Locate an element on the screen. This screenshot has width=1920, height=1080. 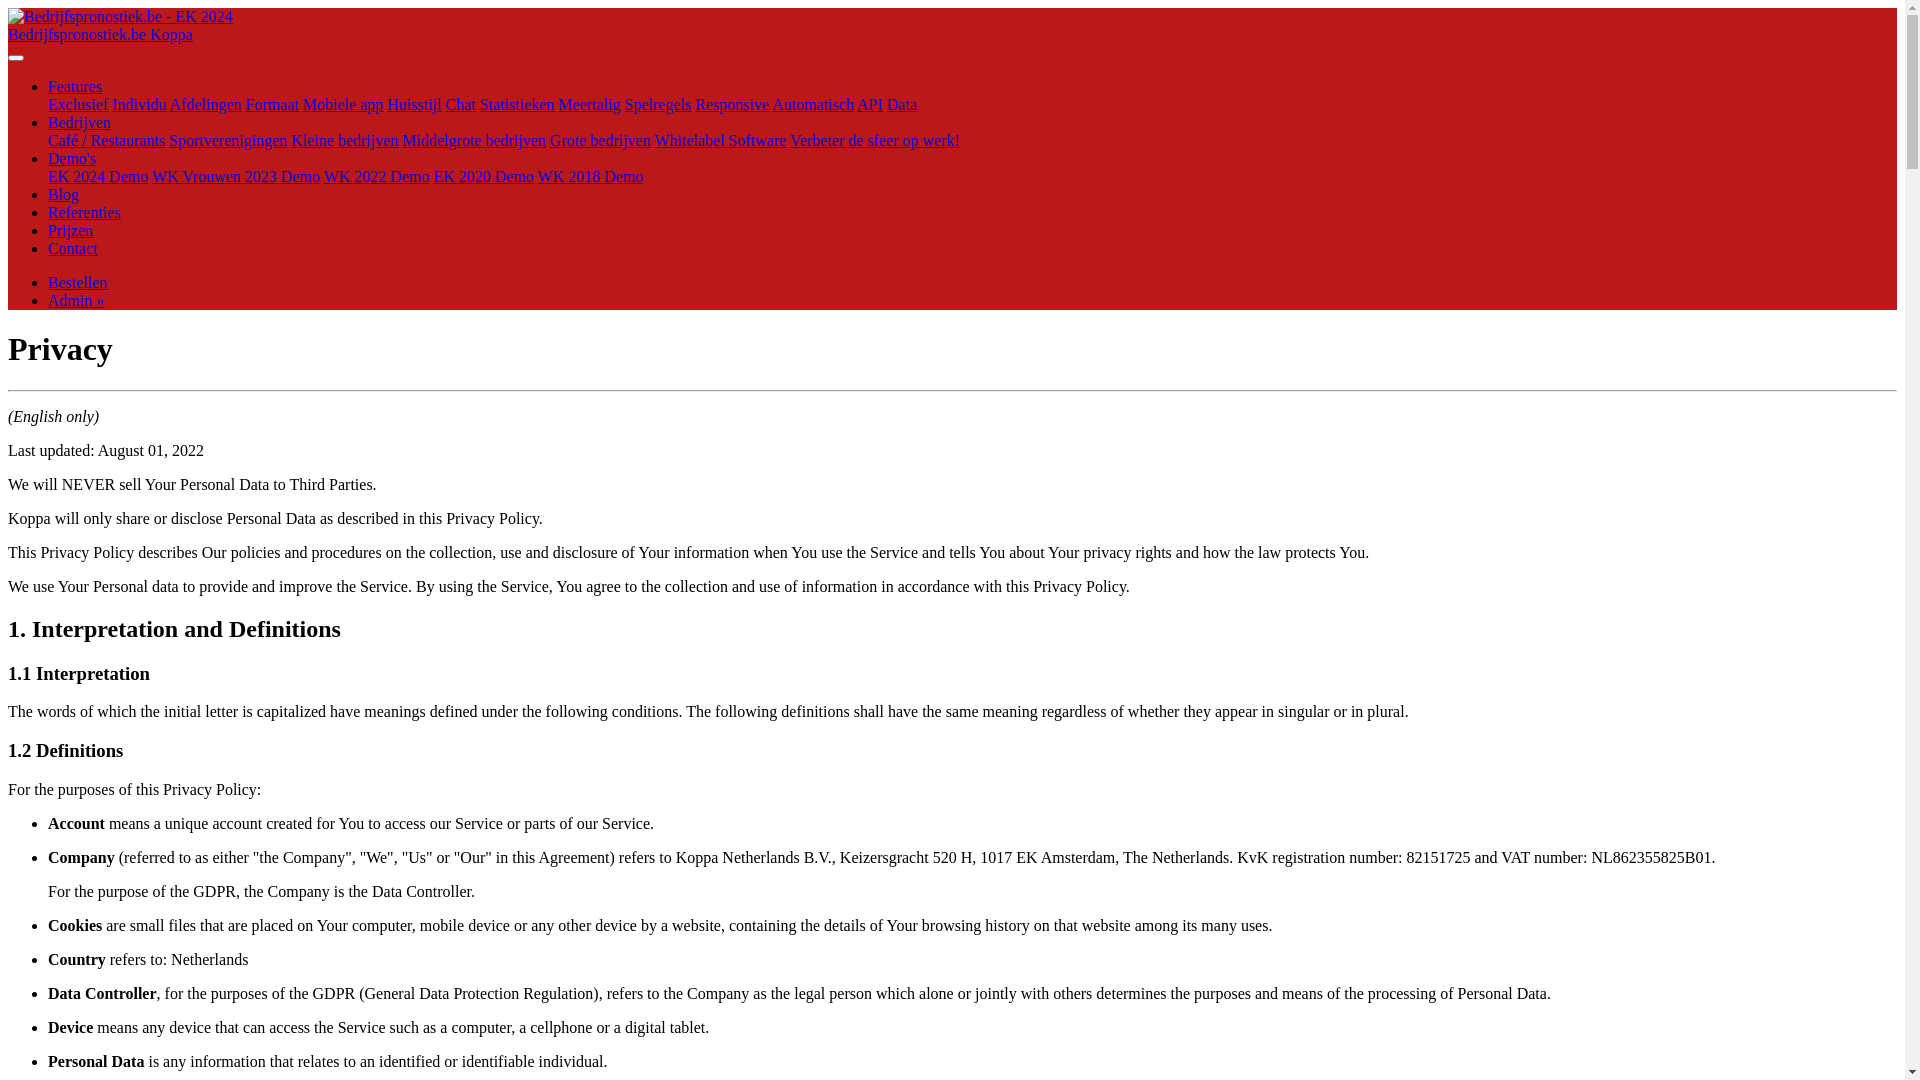
'EK 2024 Demo' is located at coordinates (96, 175).